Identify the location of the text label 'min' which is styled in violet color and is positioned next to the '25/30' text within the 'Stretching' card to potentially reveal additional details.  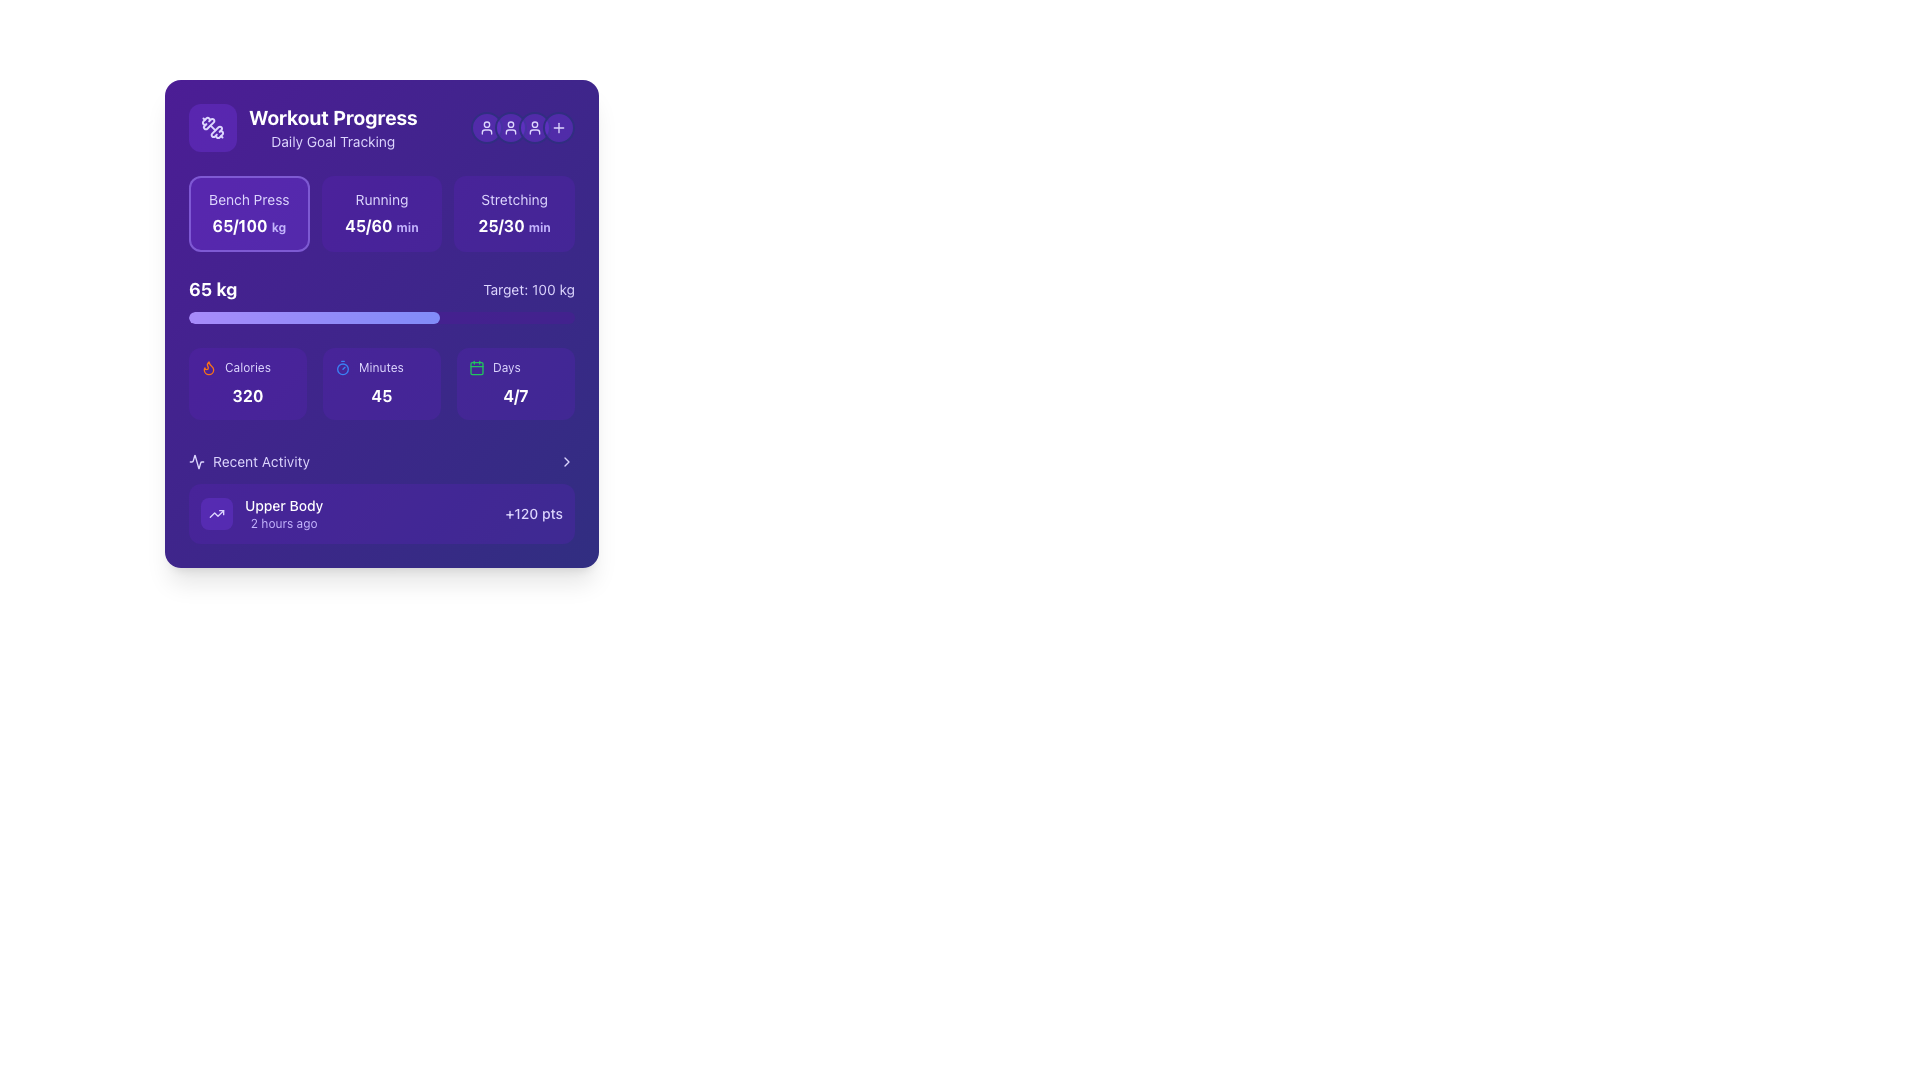
(539, 226).